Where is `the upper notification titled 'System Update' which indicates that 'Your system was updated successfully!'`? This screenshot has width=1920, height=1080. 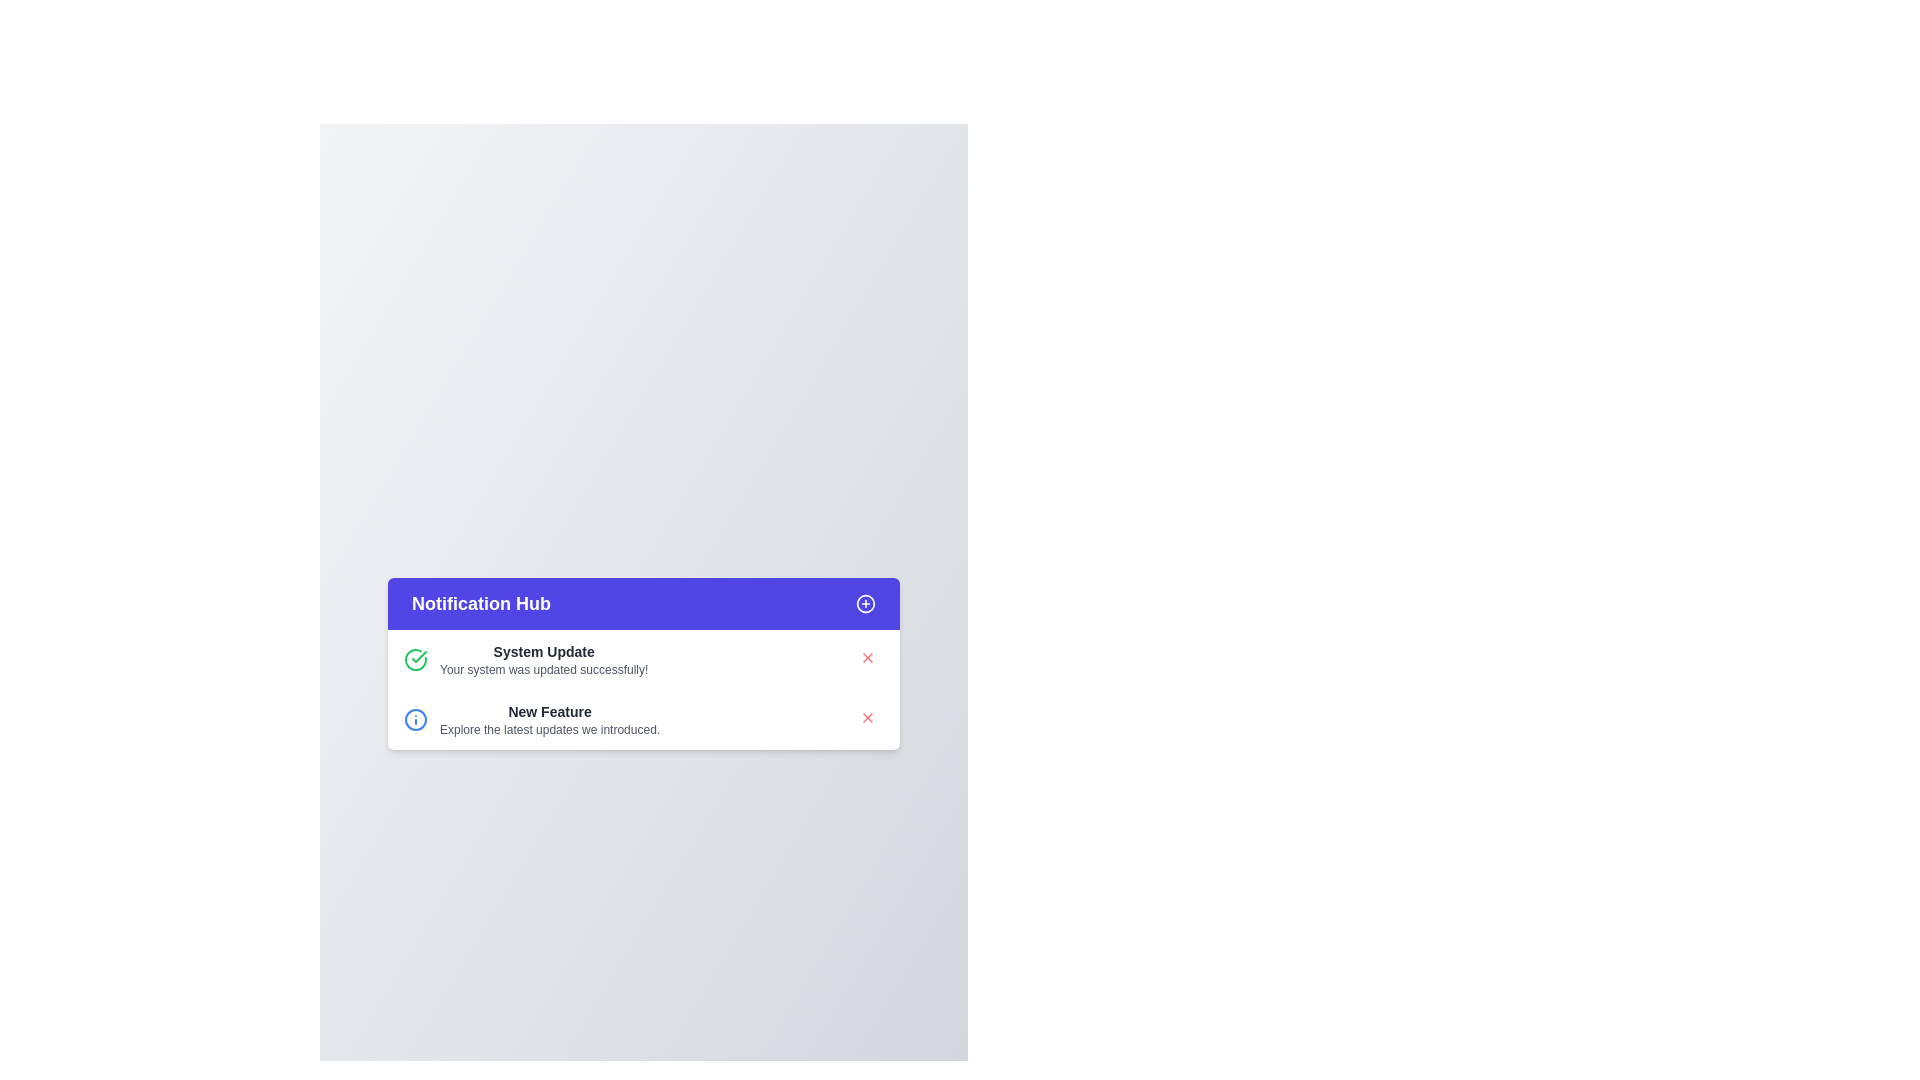
the upper notification titled 'System Update' which indicates that 'Your system was updated successfully!' is located at coordinates (526, 659).